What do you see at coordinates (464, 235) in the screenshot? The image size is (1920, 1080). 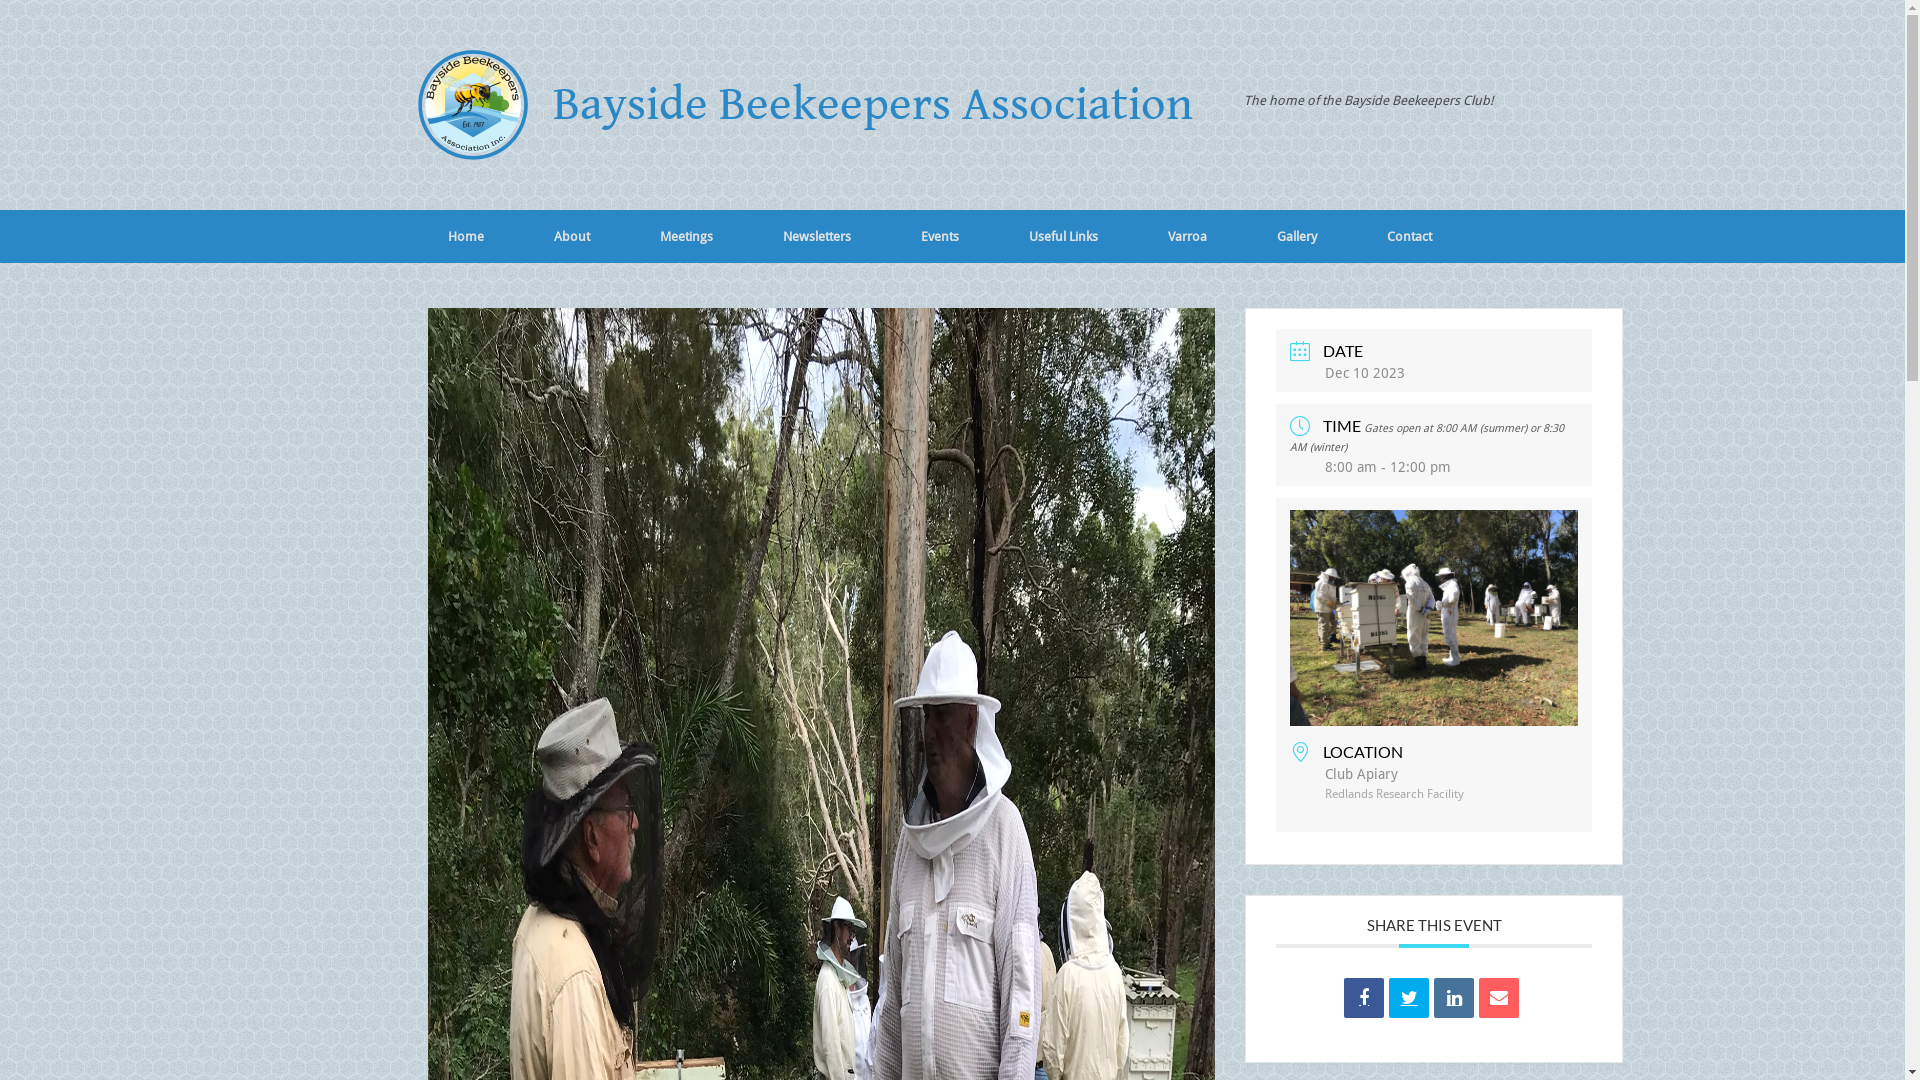 I see `'Home'` at bounding box center [464, 235].